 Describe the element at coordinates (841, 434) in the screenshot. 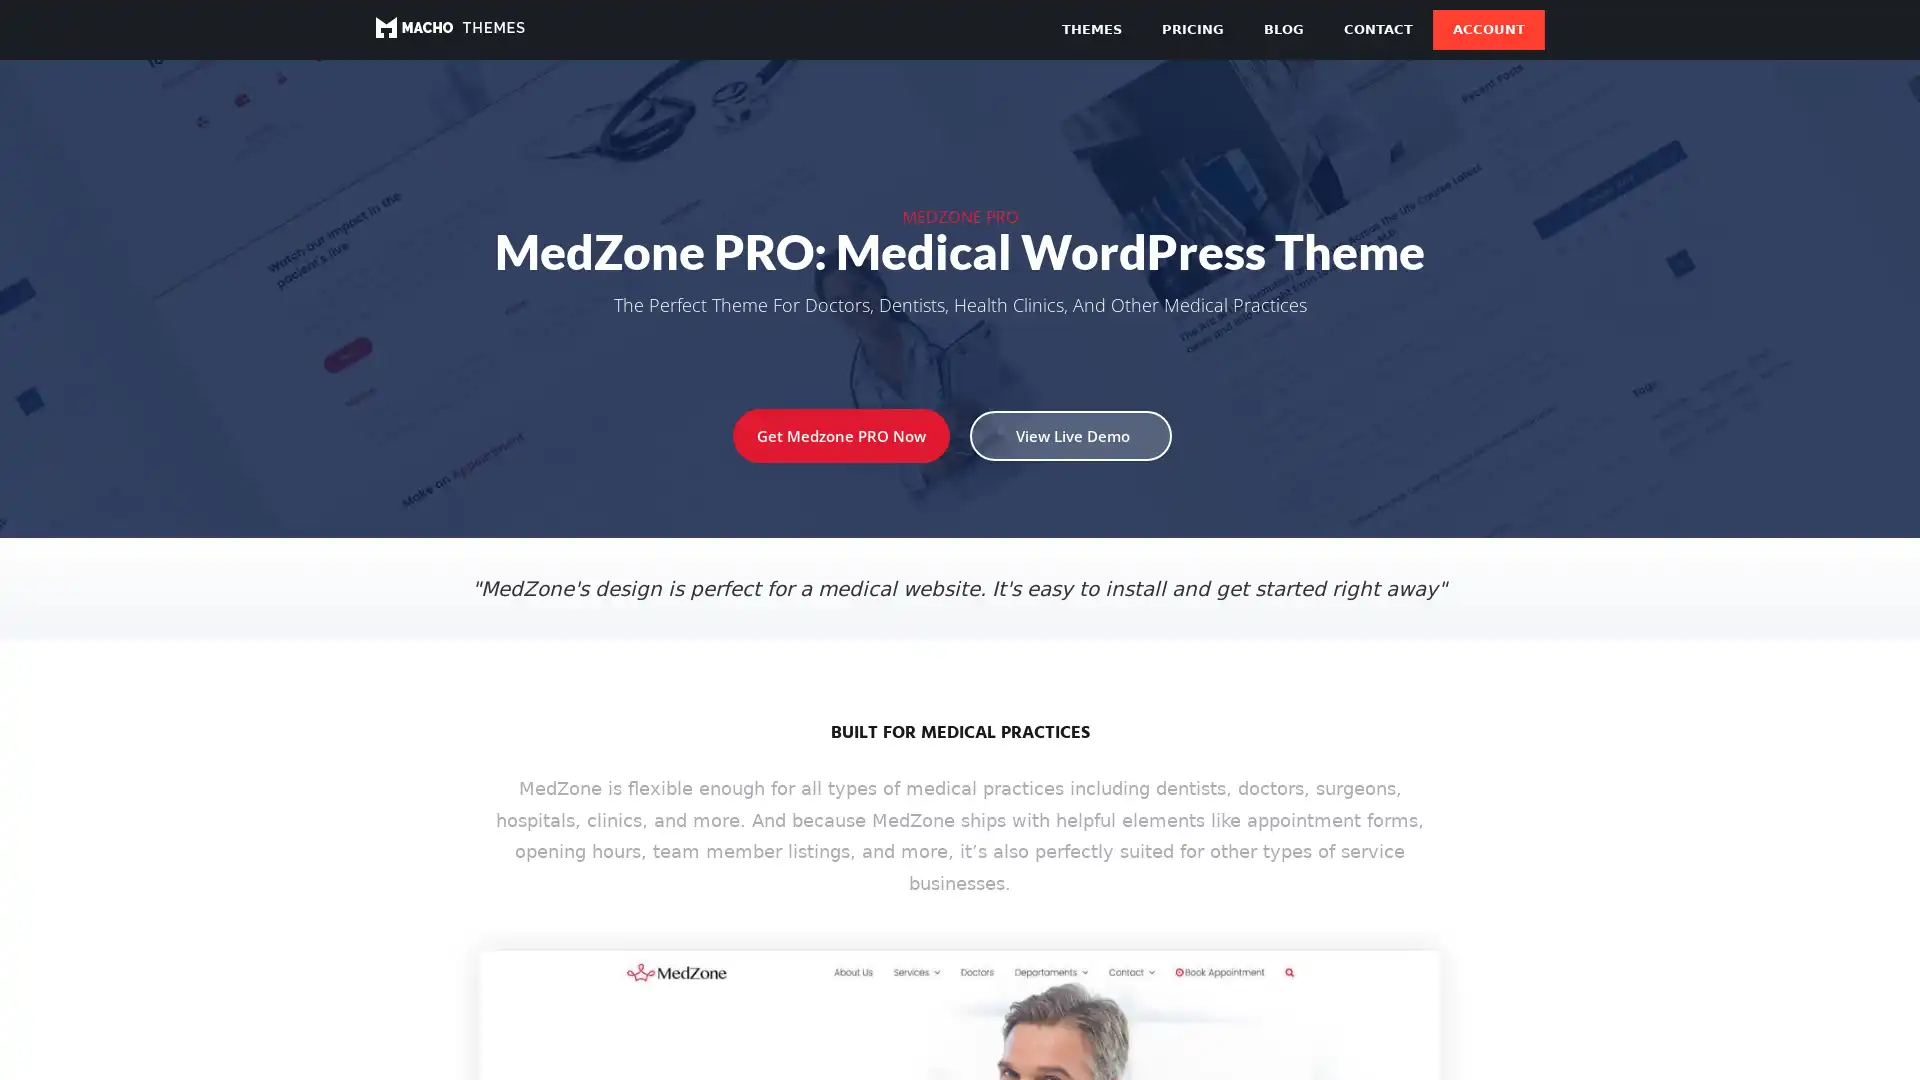

I see `Get Medzone PRO Now` at that location.